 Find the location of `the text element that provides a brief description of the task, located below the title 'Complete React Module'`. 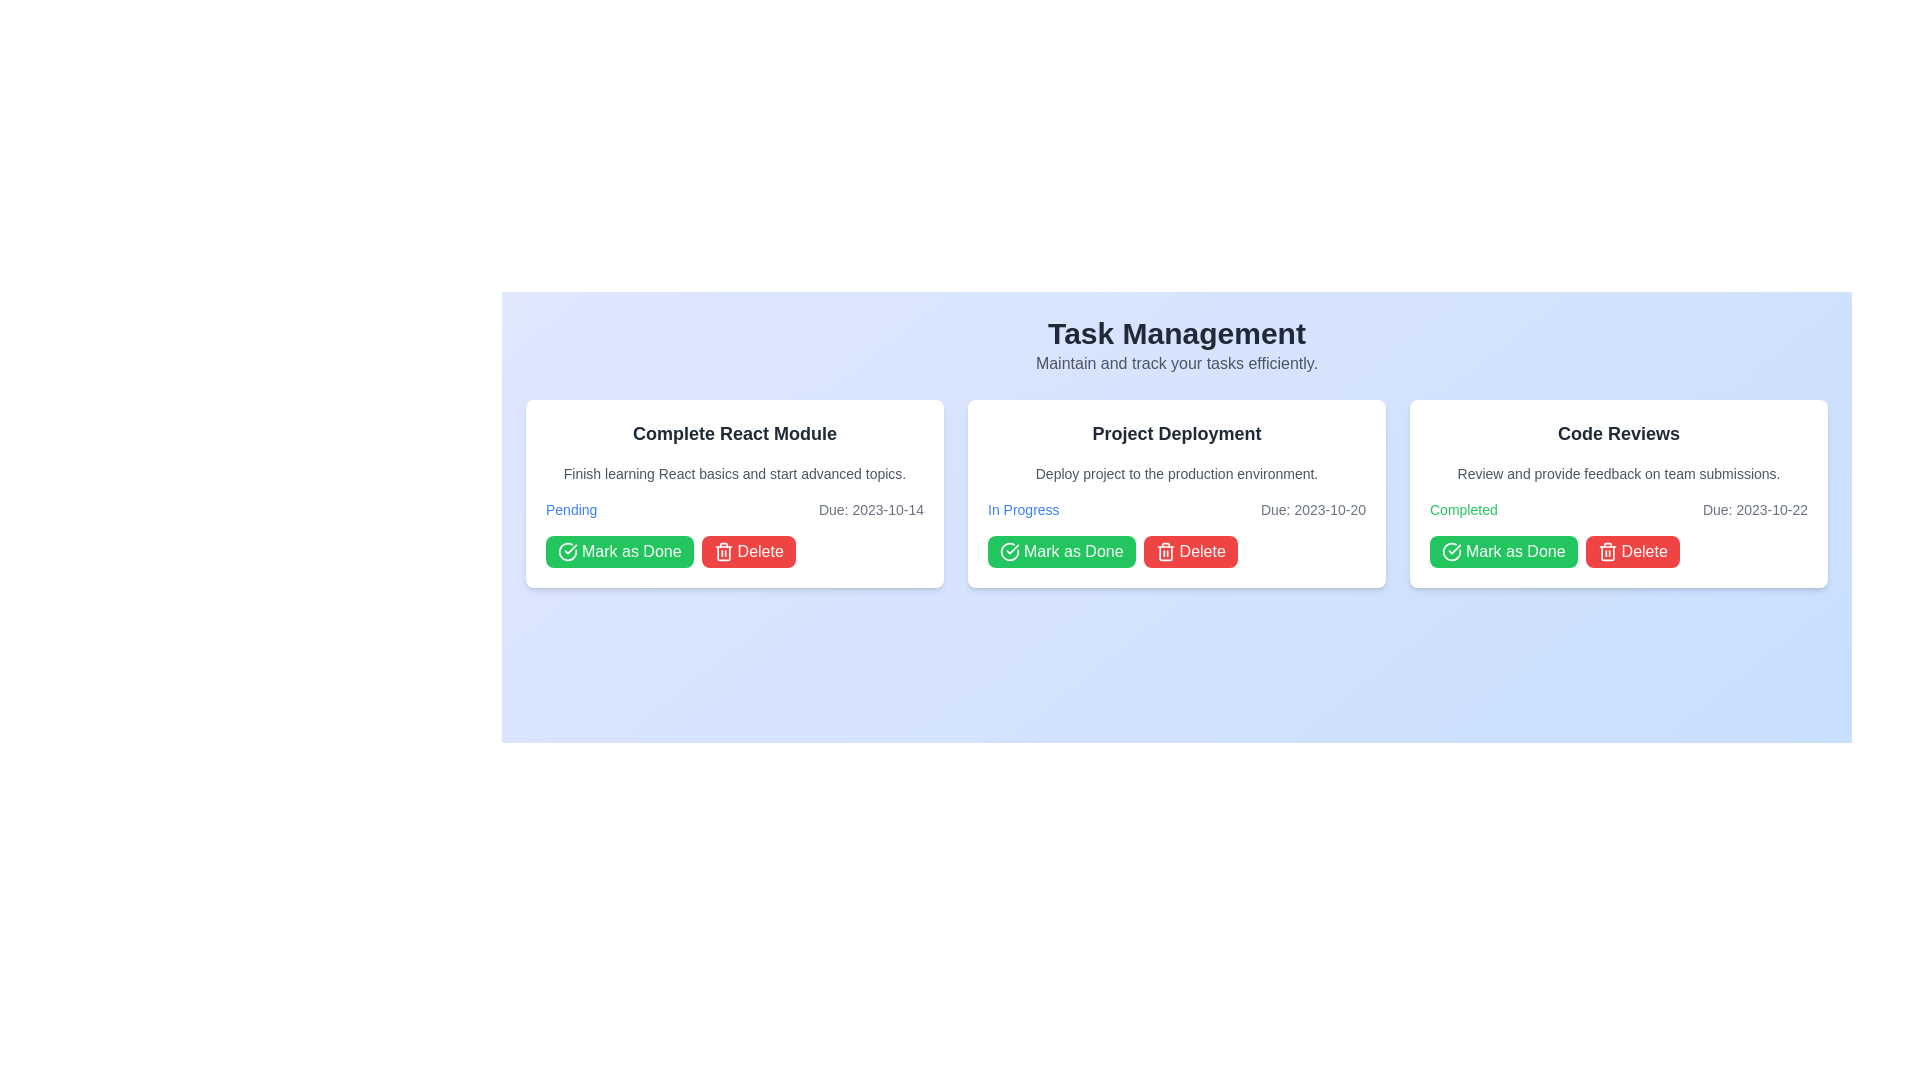

the text element that provides a brief description of the task, located below the title 'Complete React Module' is located at coordinates (733, 474).